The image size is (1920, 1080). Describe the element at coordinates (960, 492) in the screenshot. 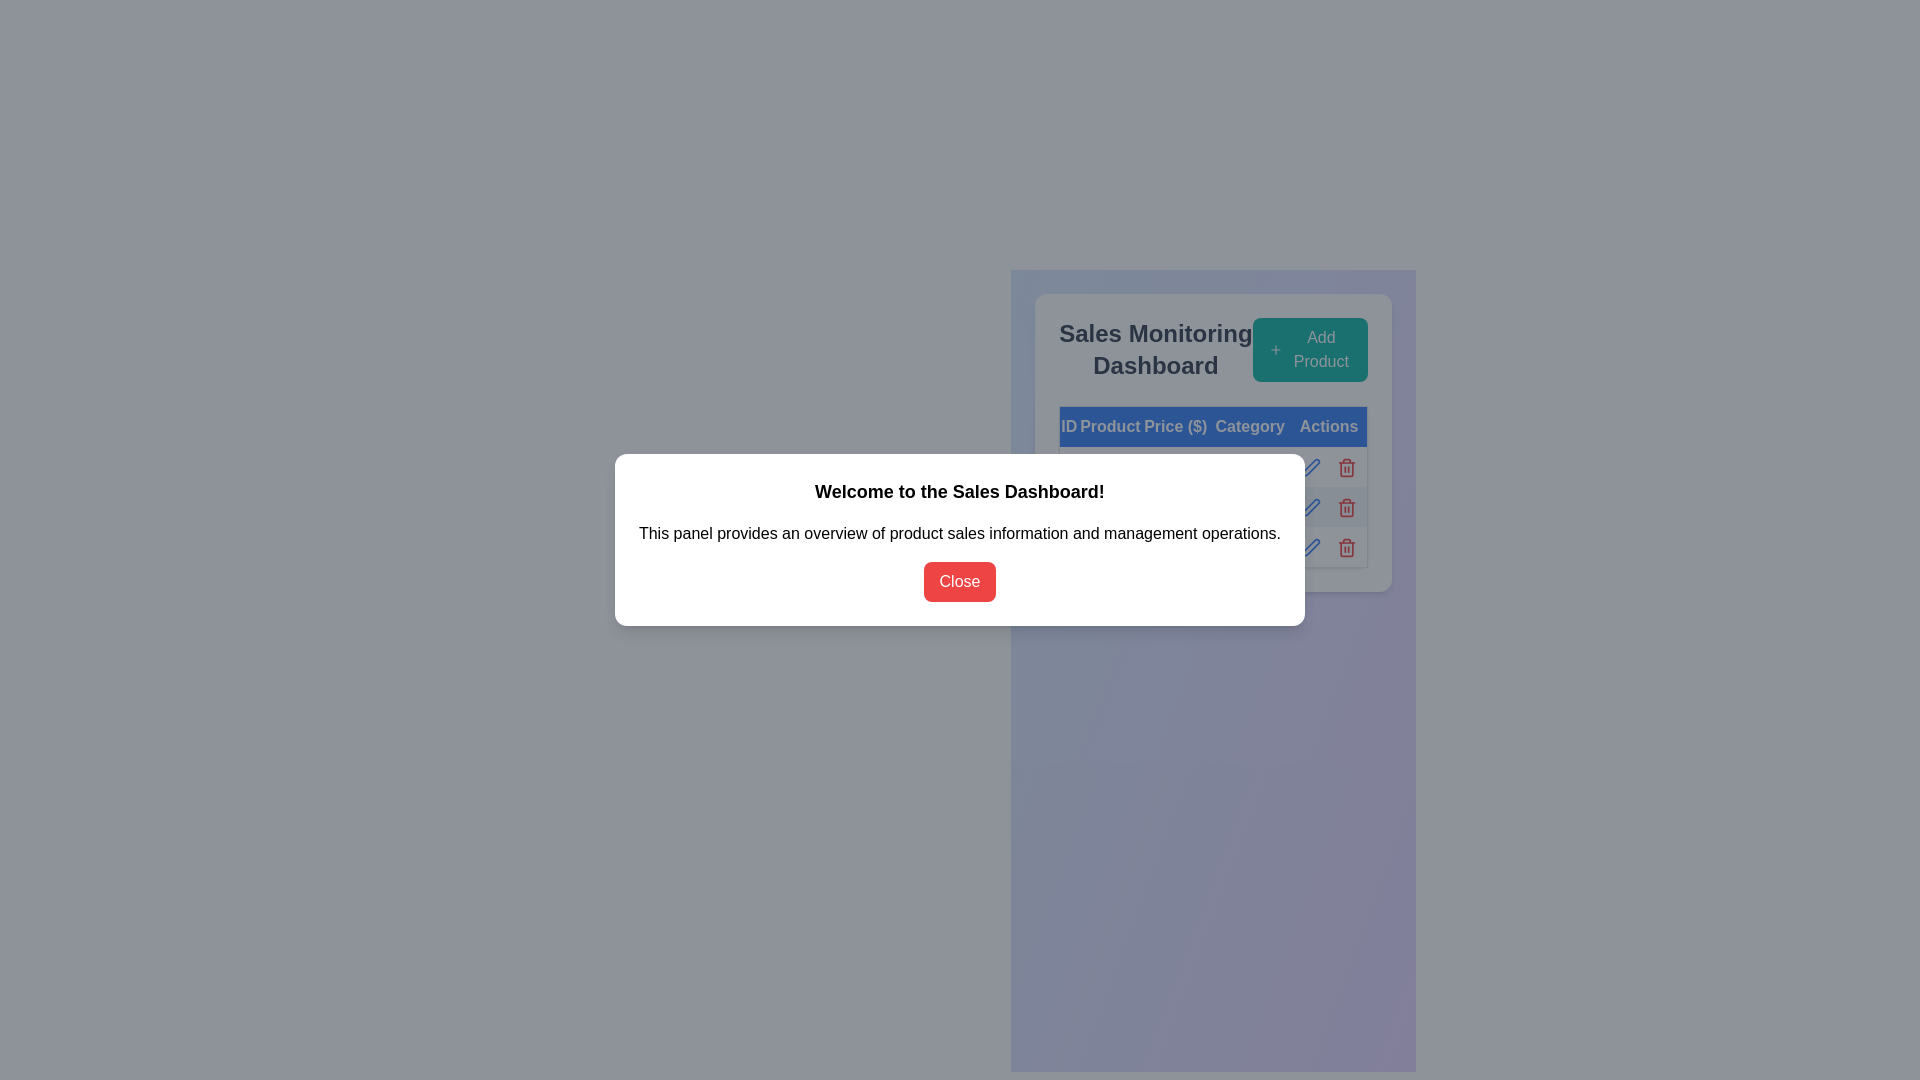

I see `the text header 'Welcome to the Sales Dashboard!' which is styled in bold, large font and located at the top of a white rectangular panel` at that location.